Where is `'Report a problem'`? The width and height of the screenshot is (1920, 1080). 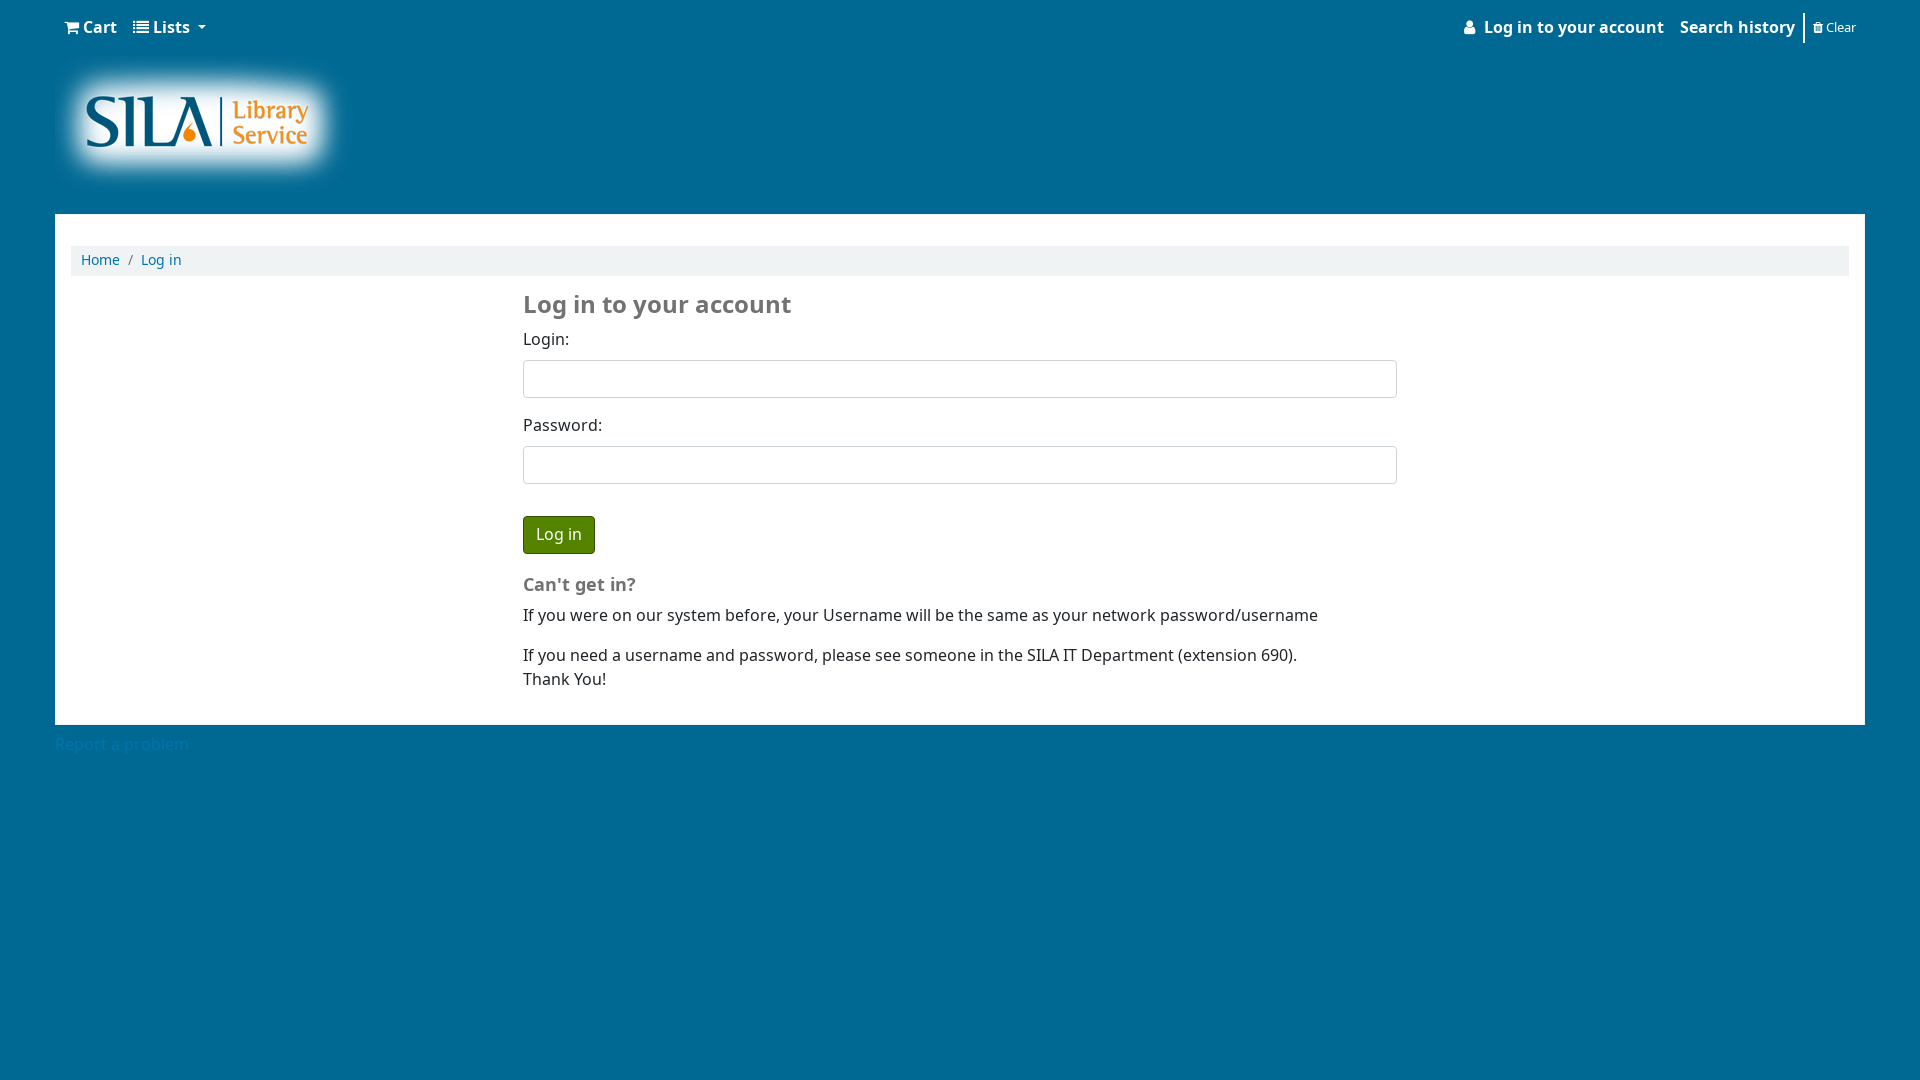 'Report a problem' is located at coordinates (120, 744).